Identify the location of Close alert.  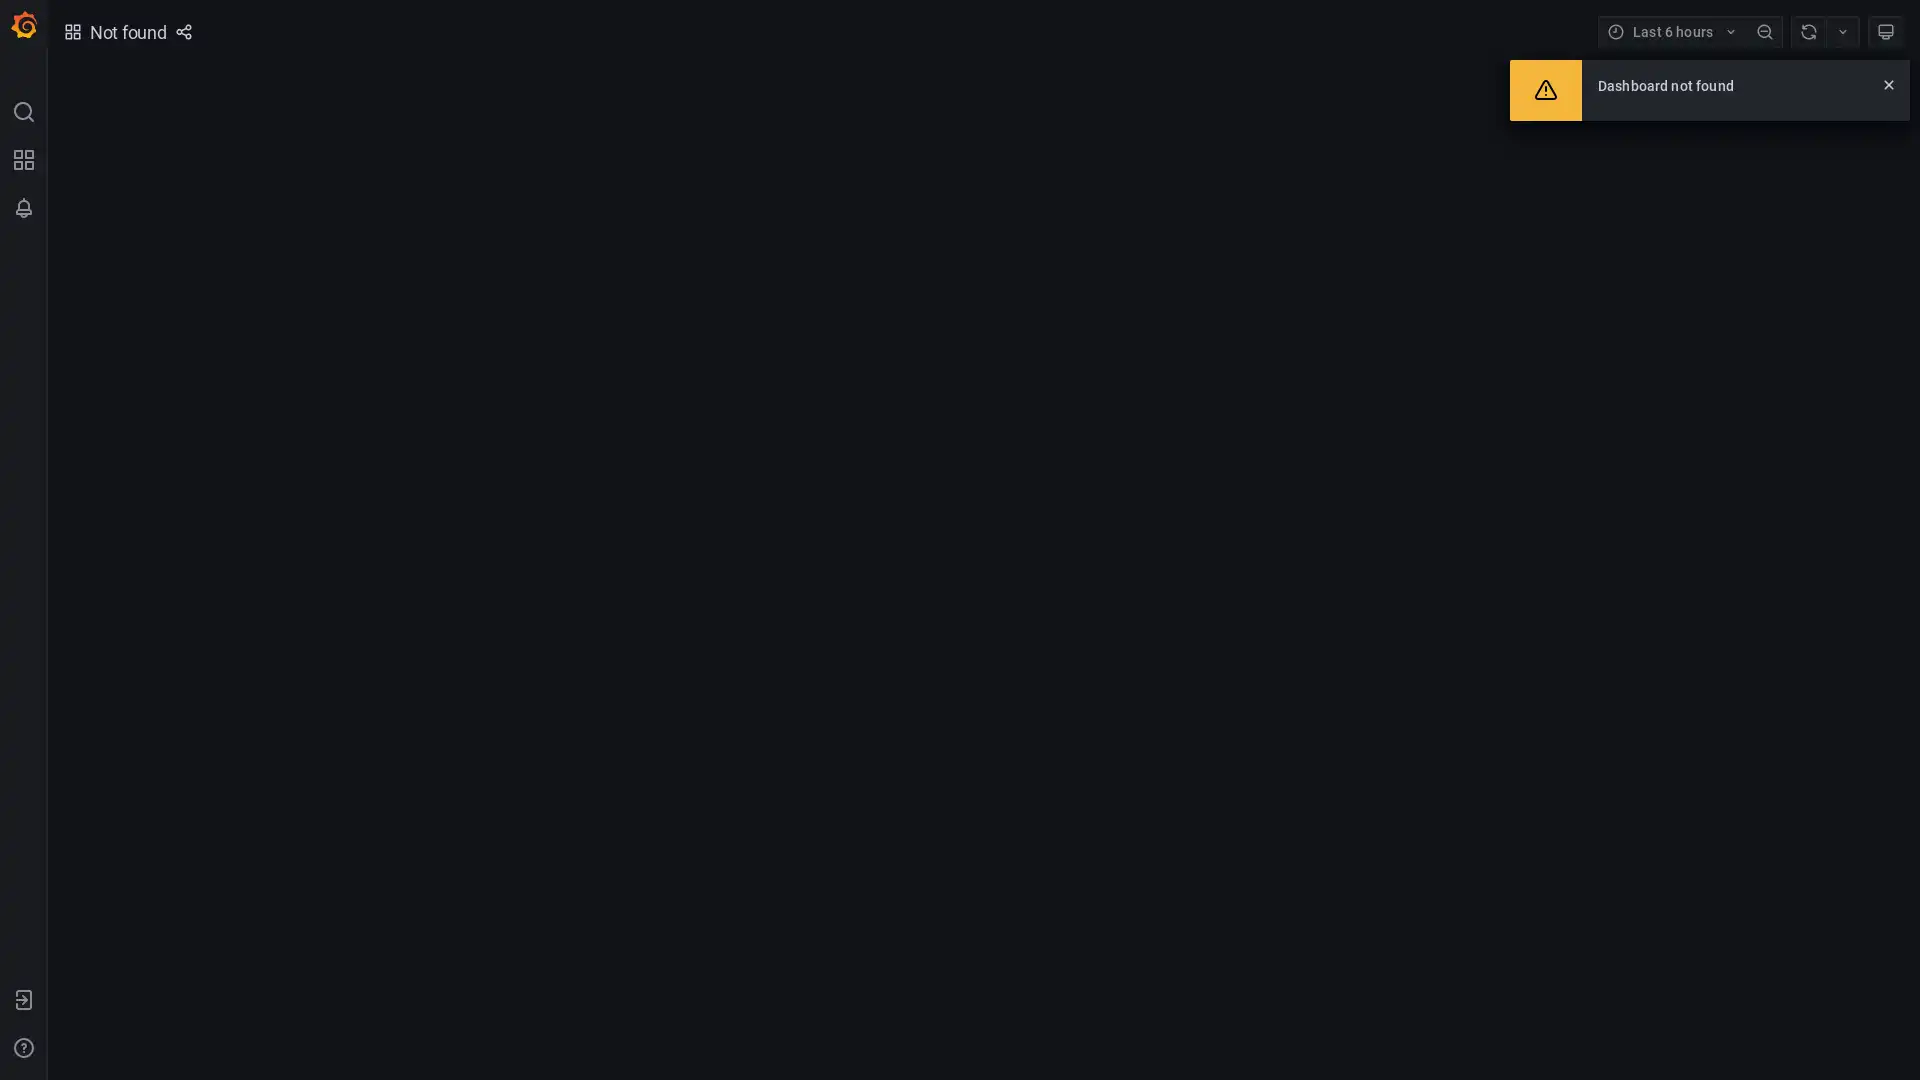
(1888, 83).